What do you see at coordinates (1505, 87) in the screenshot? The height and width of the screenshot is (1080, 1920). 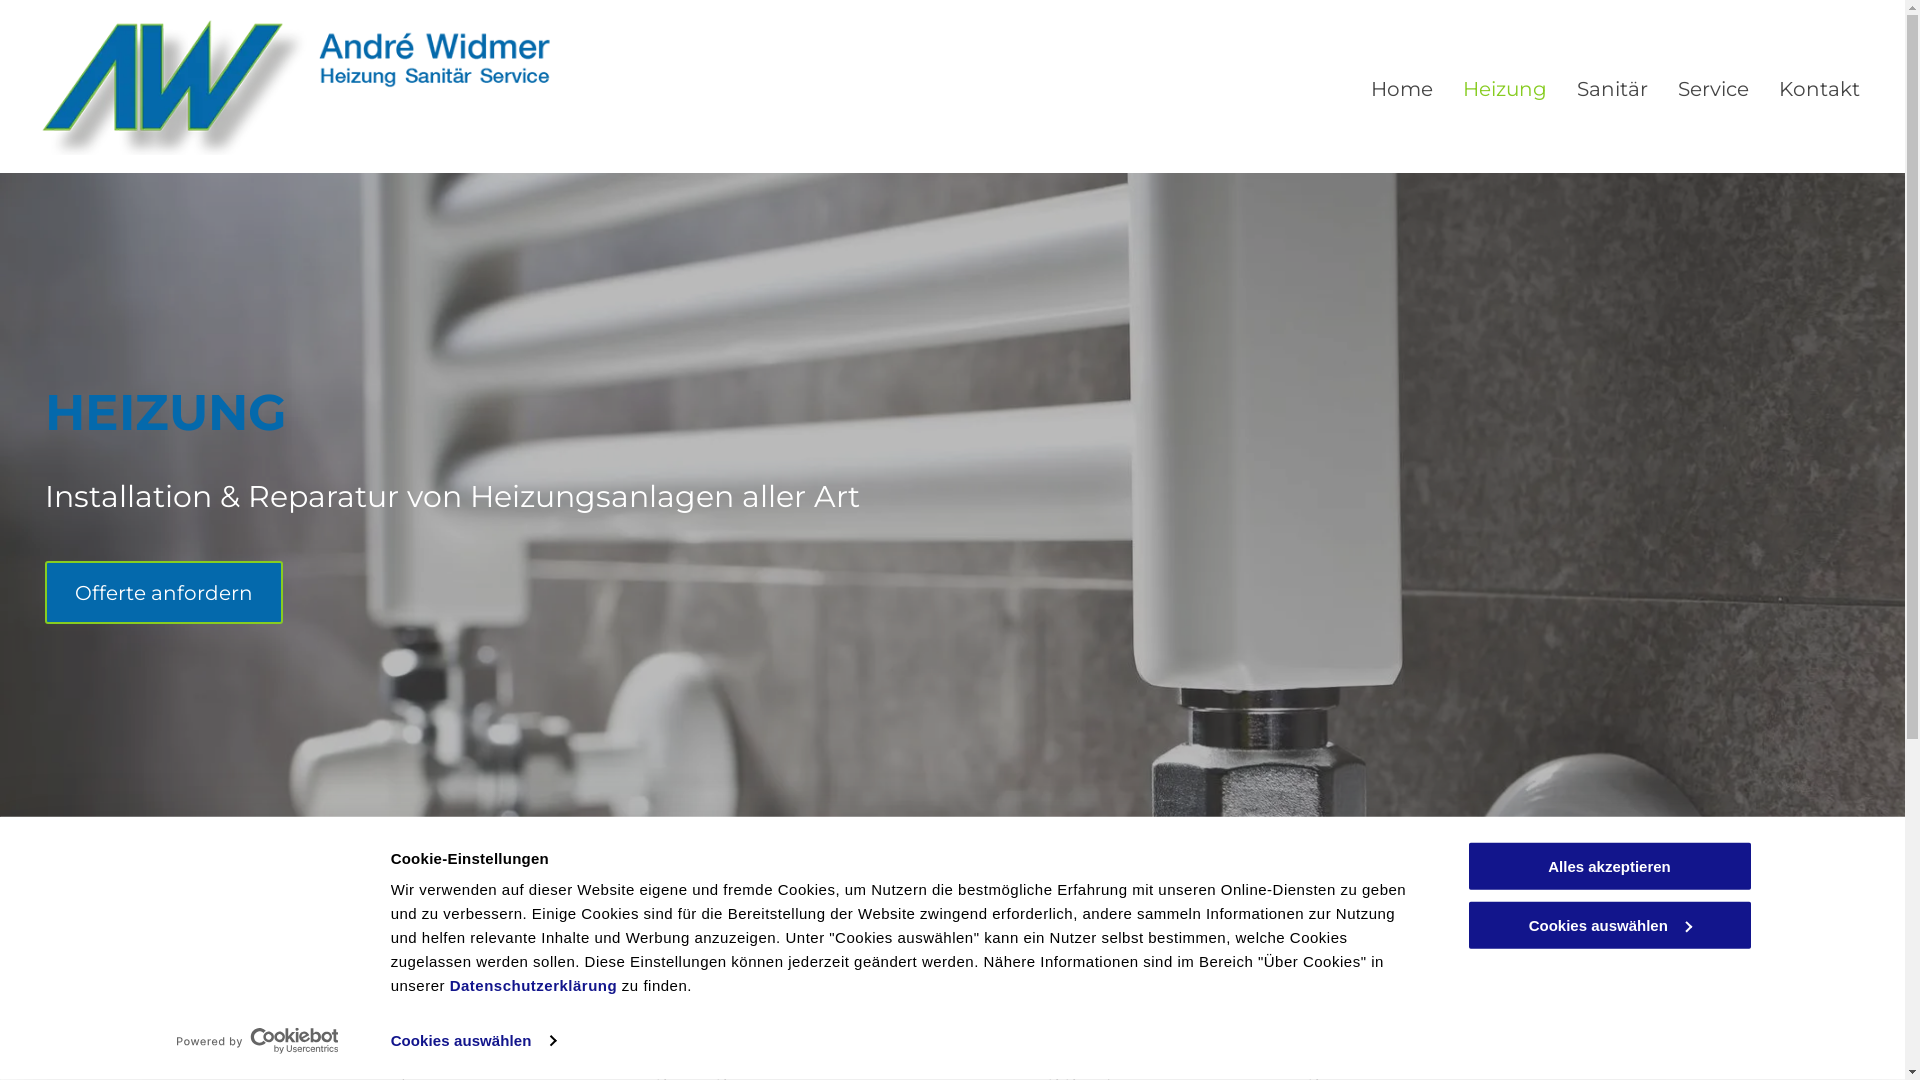 I see `'Heizung'` at bounding box center [1505, 87].